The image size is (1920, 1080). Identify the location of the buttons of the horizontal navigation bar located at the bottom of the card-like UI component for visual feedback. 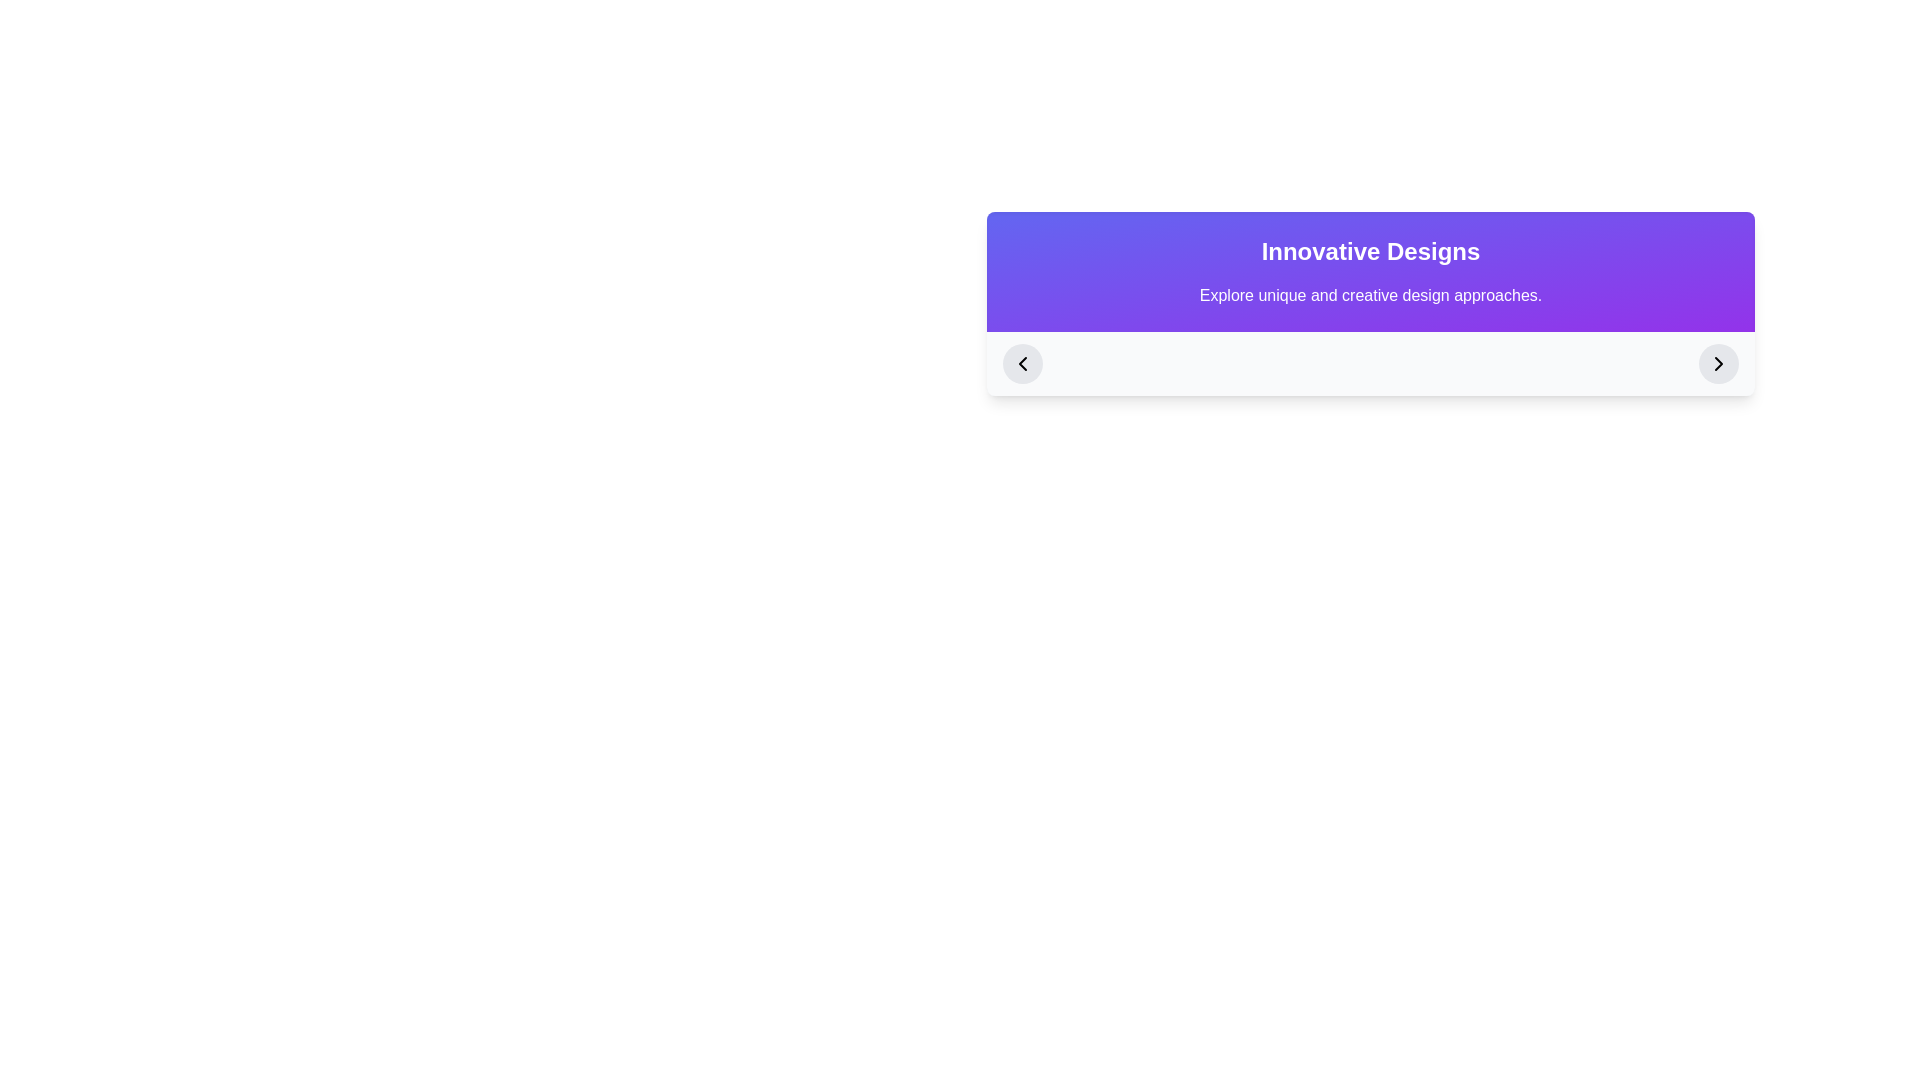
(1370, 363).